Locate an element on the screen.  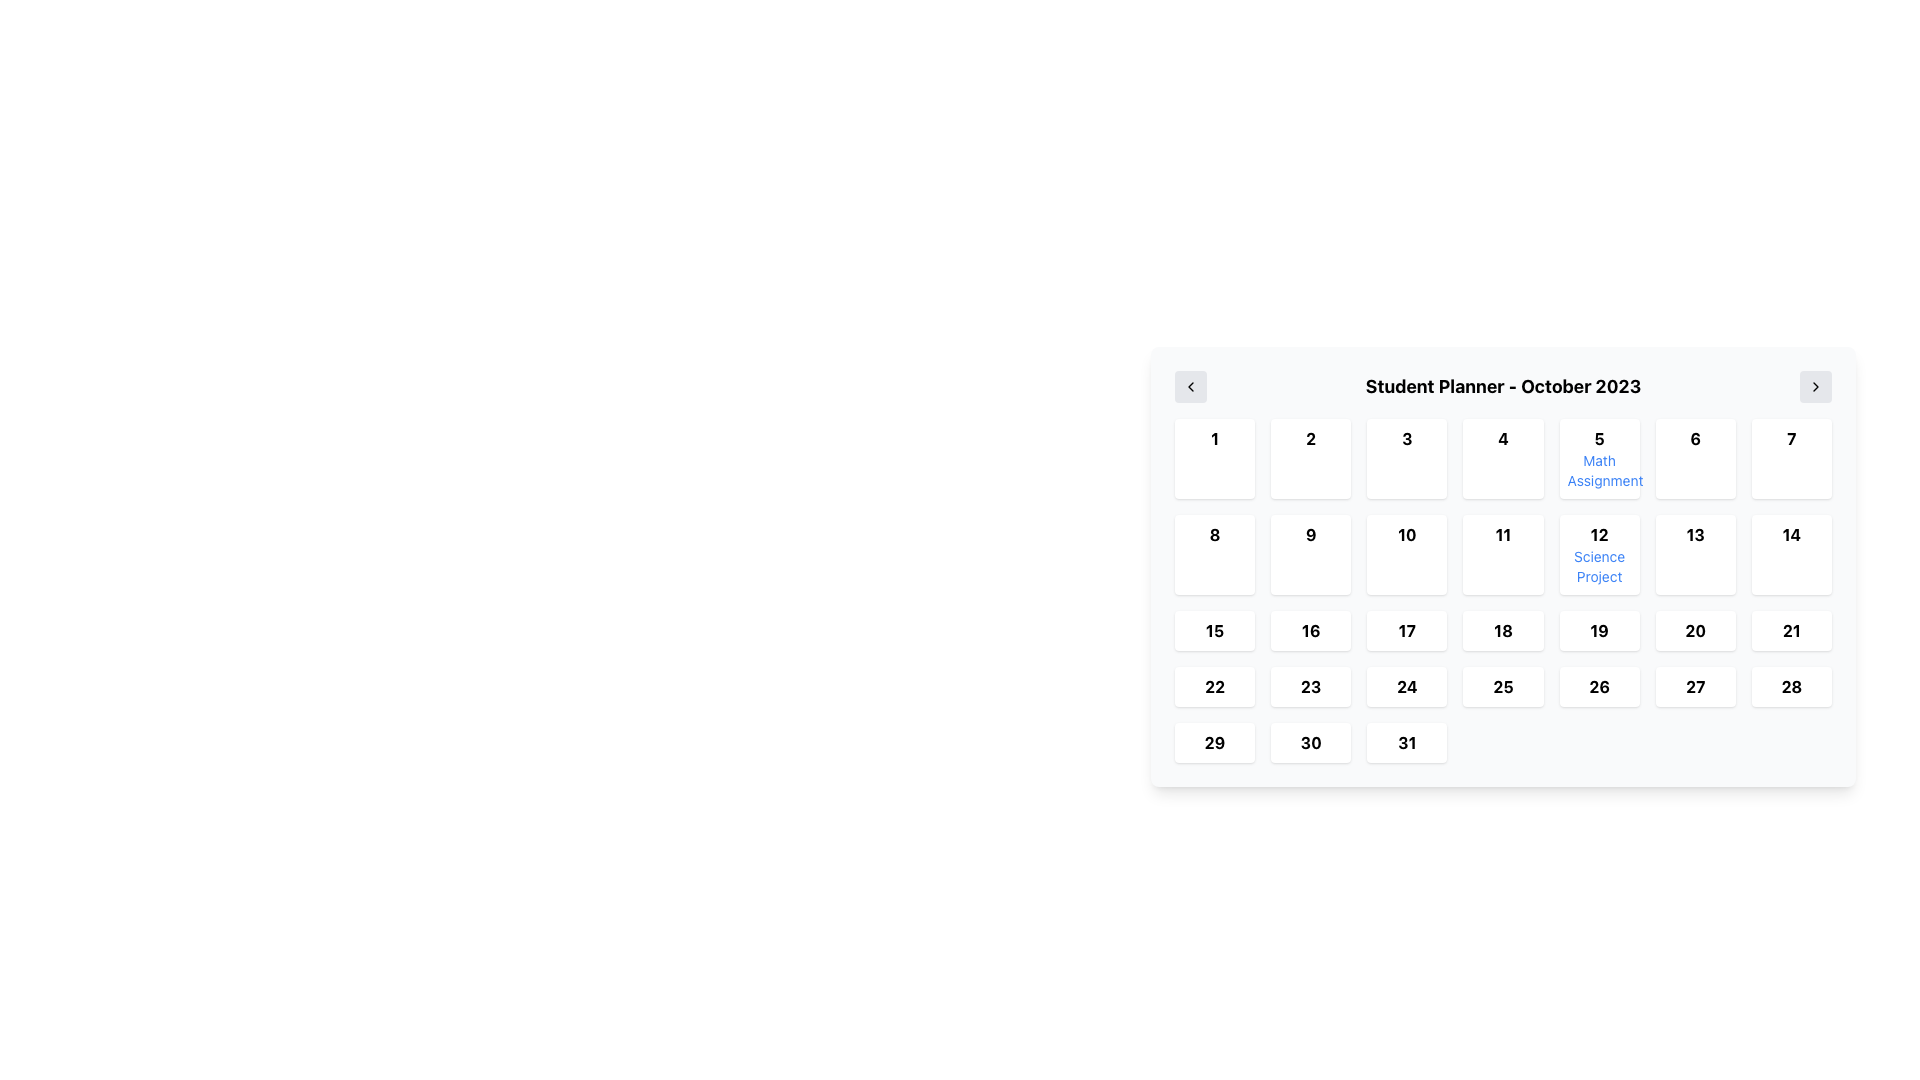
the date '14' in the calendar interface is located at coordinates (1791, 534).